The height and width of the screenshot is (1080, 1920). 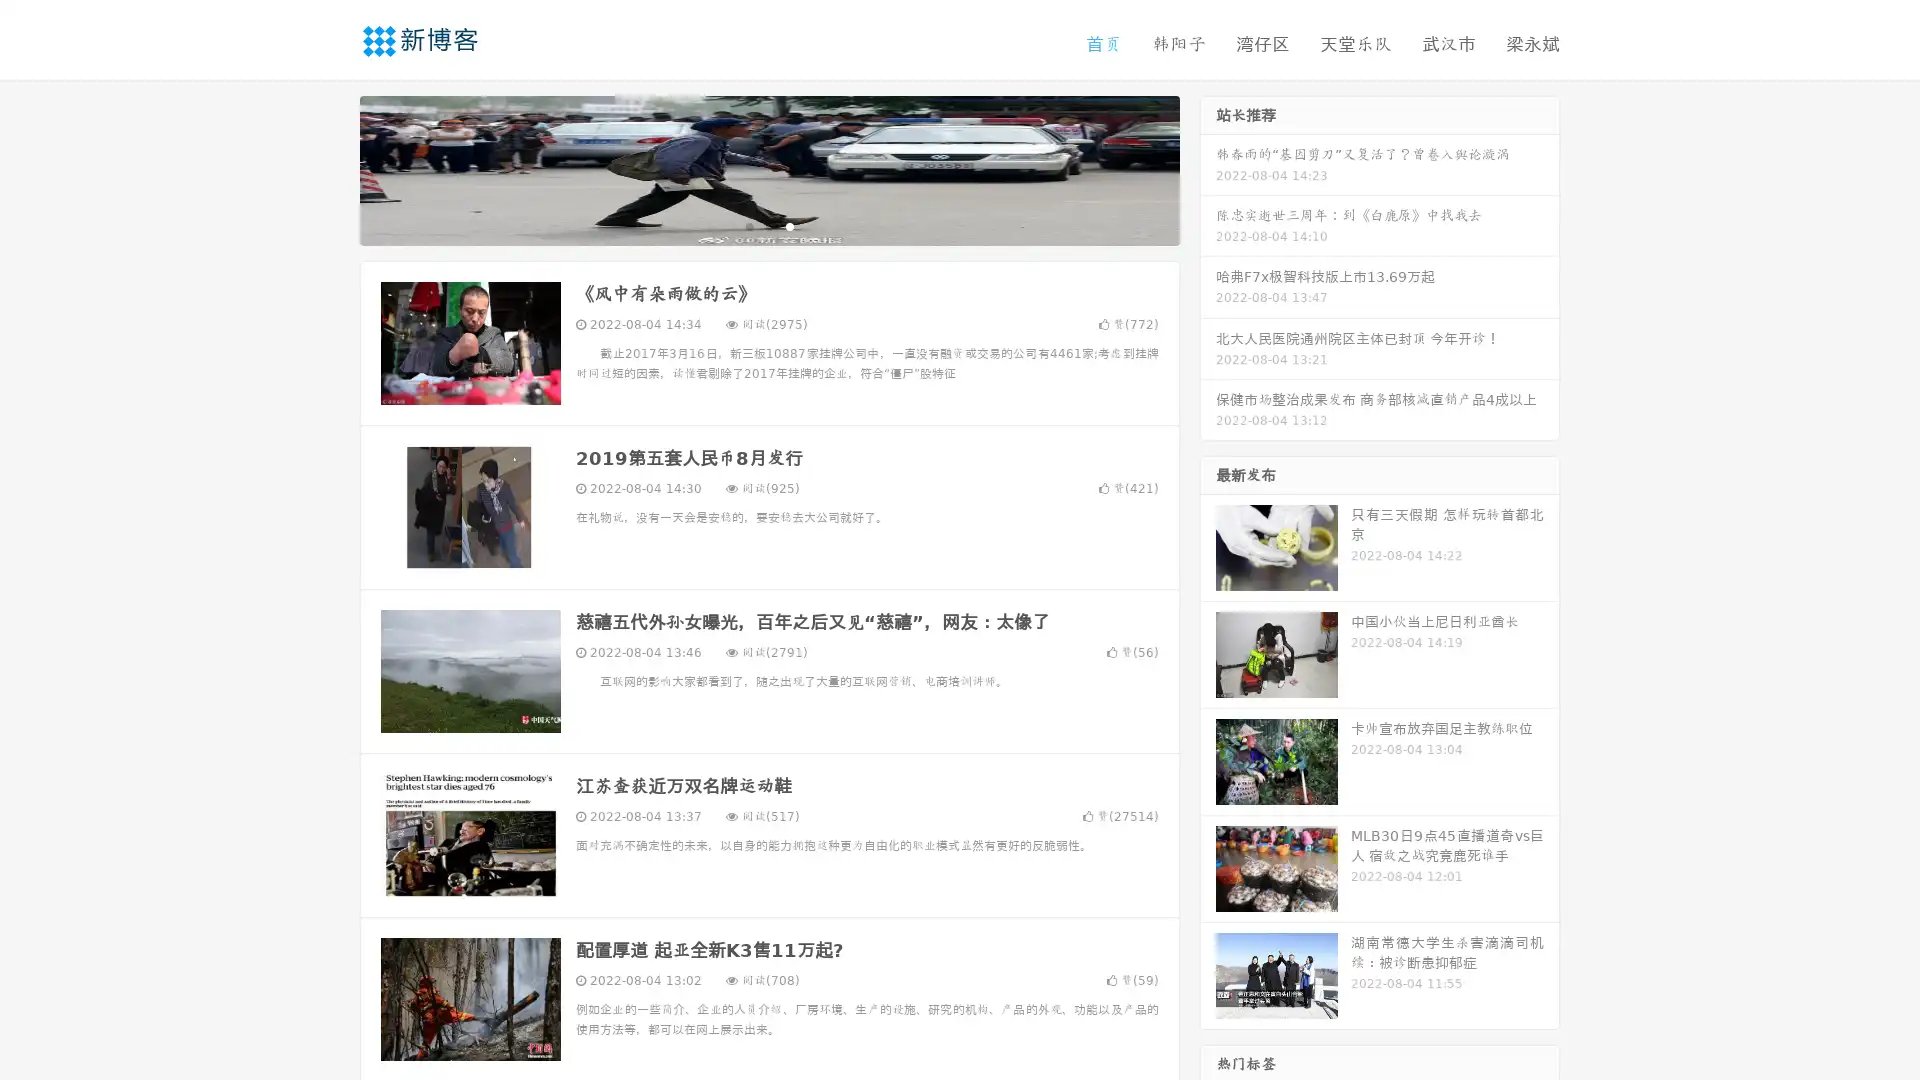 I want to click on Go to slide 3, so click(x=789, y=225).